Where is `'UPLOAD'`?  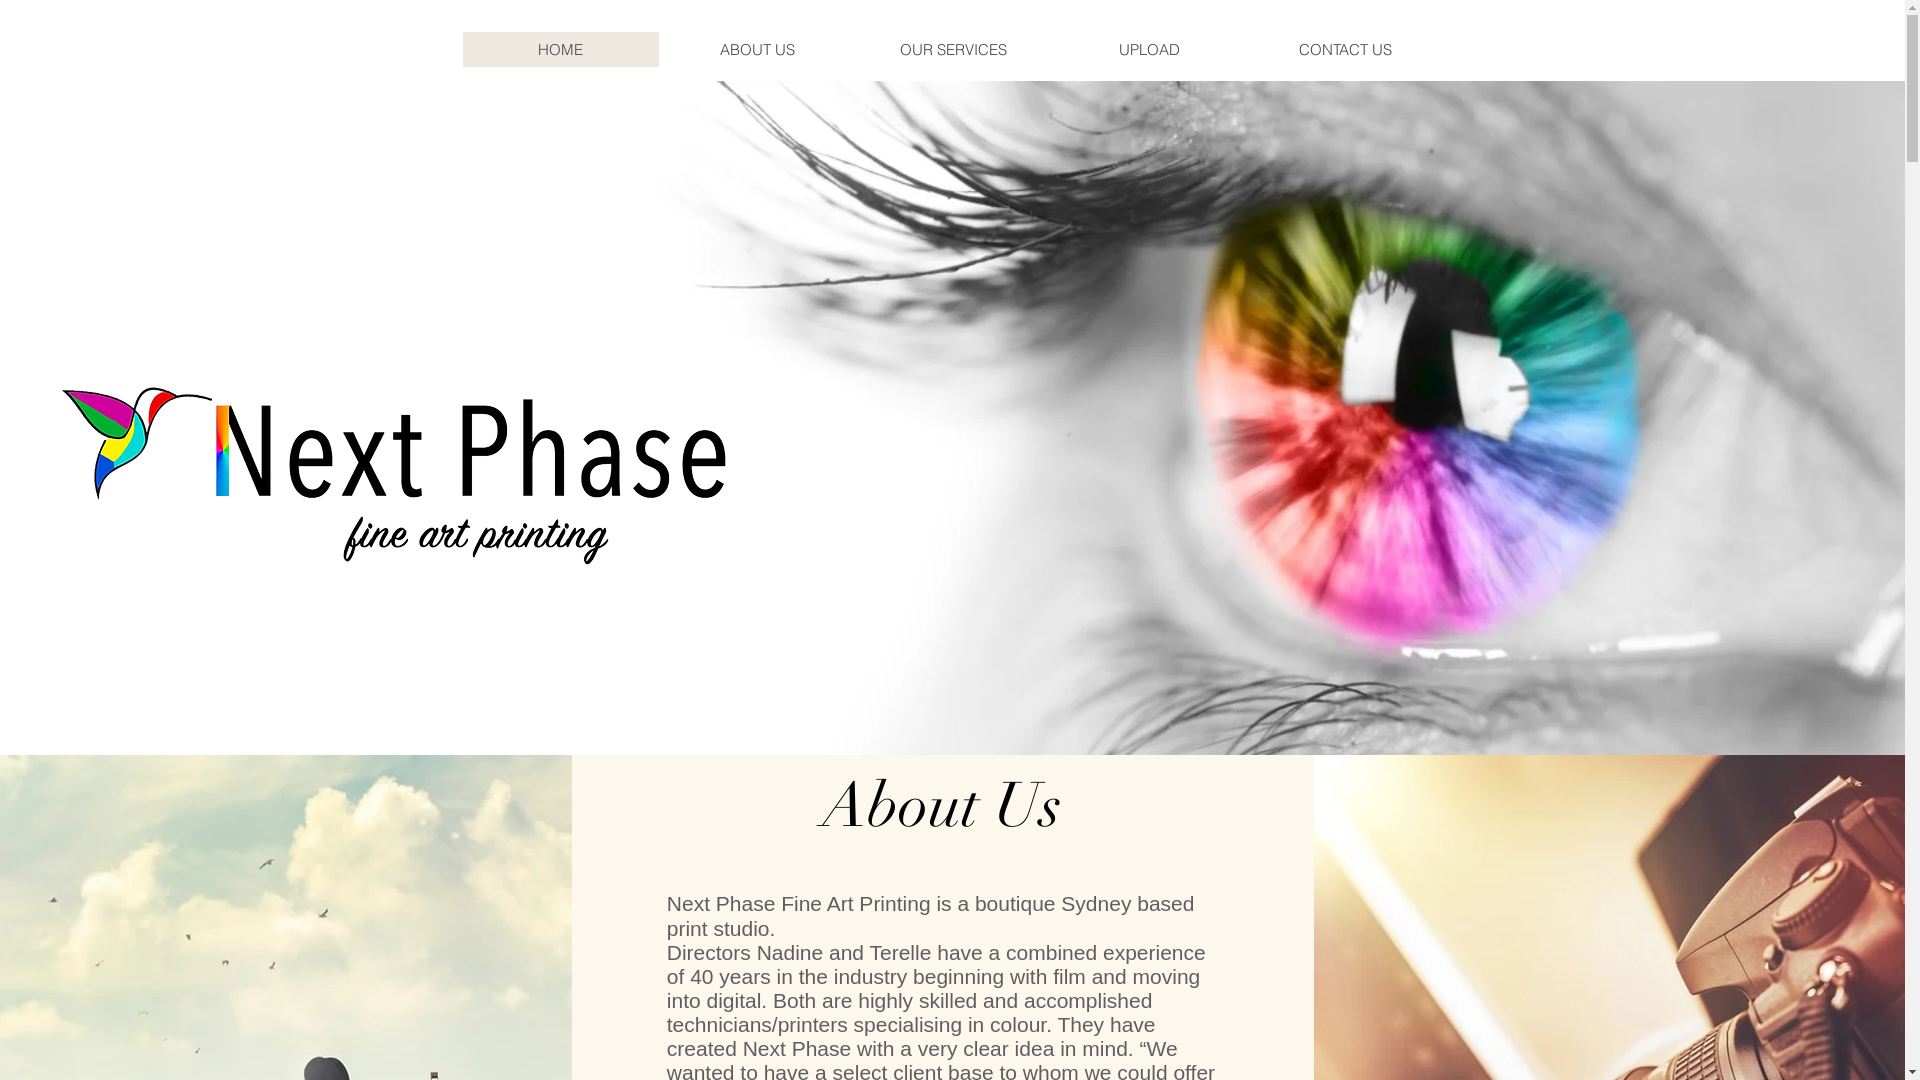 'UPLOAD' is located at coordinates (1147, 48).